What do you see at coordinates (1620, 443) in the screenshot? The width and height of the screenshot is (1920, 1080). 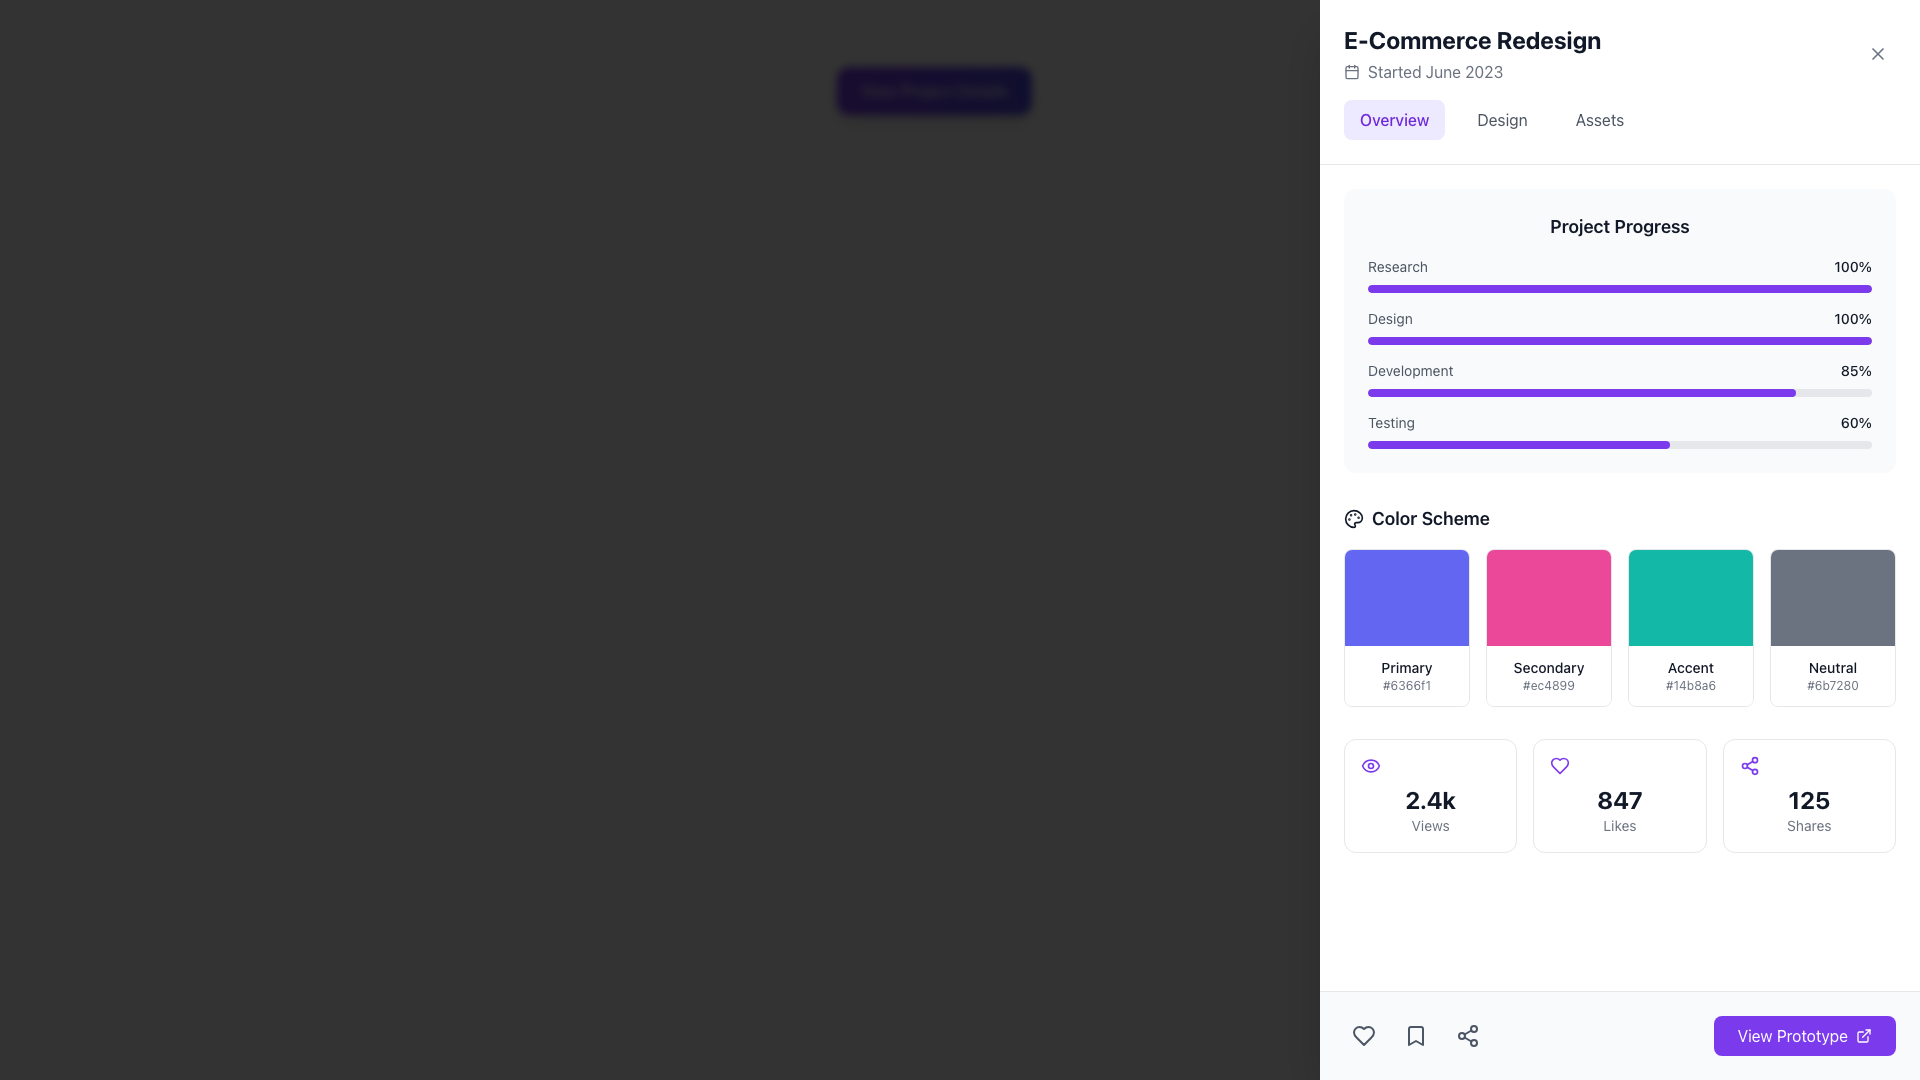 I see `the rectangular progress bar styled with rounded corners, located in the 'Testing' section of the 'Project Progress' panel, which is filled in violet and represents 60% progress` at bounding box center [1620, 443].